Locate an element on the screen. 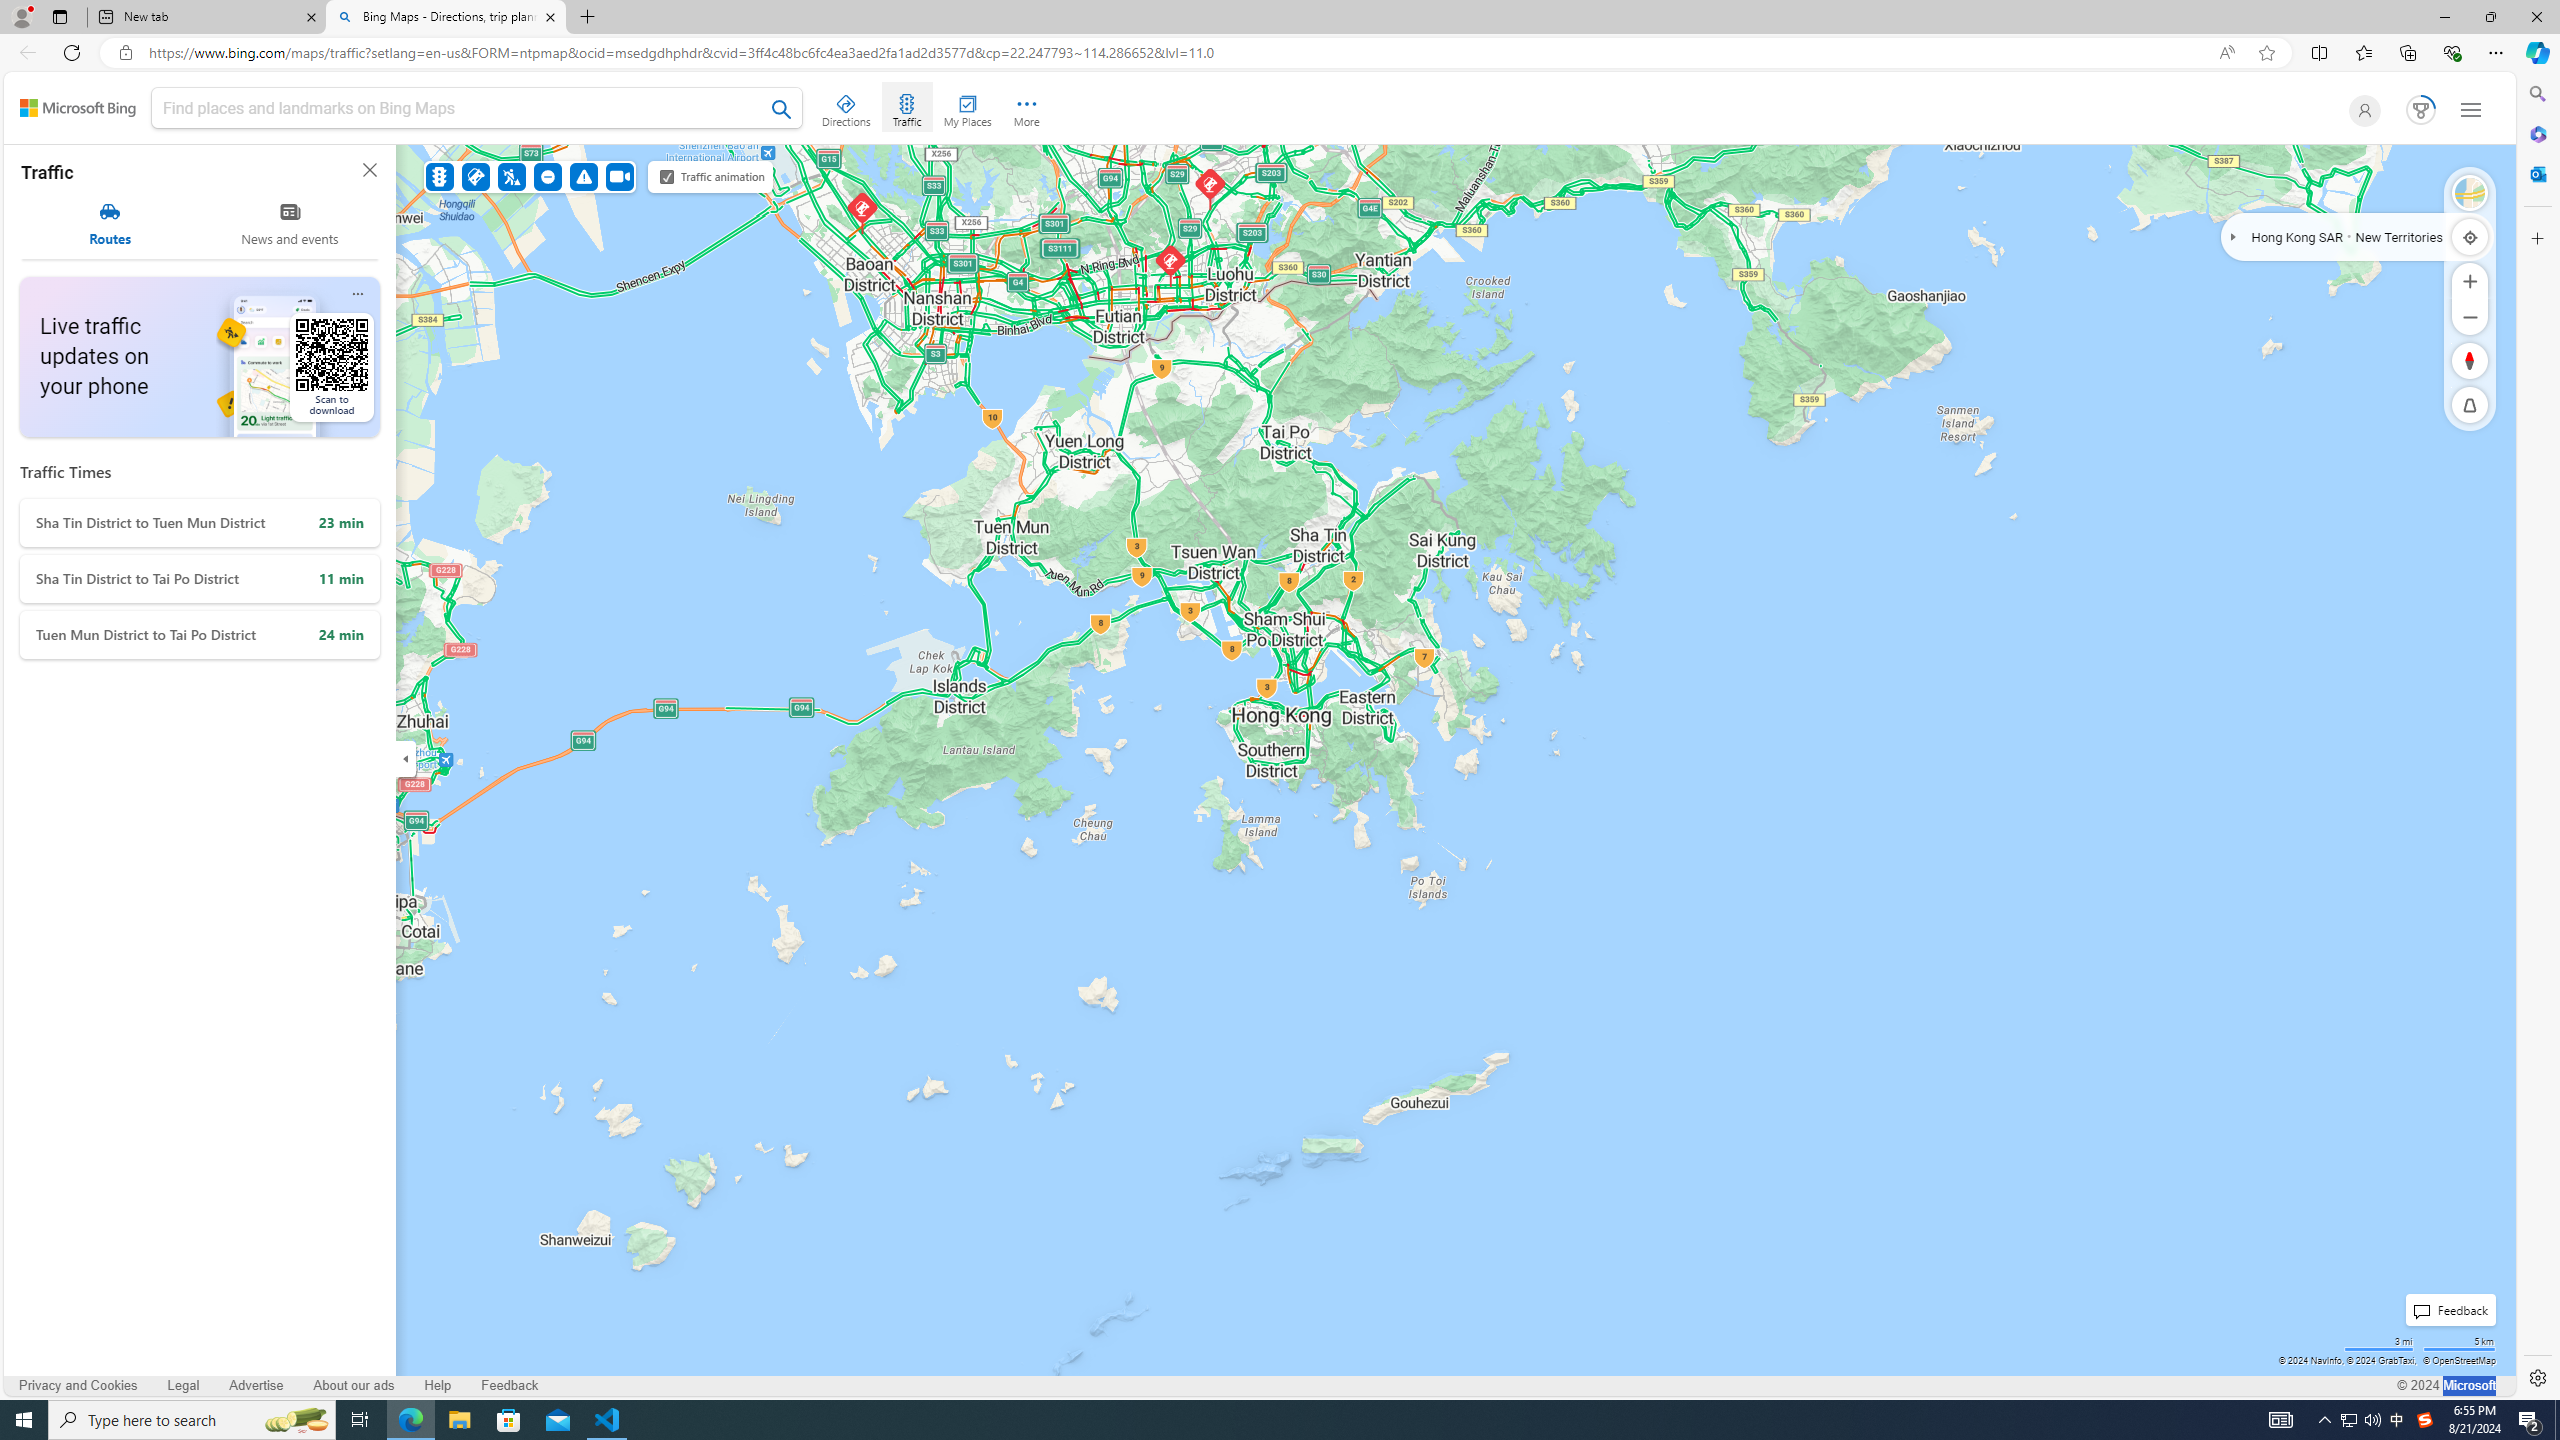 Image resolution: width=2560 pixels, height=1440 pixels. 'Reset to Default Pitch' is located at coordinates (2470, 405).